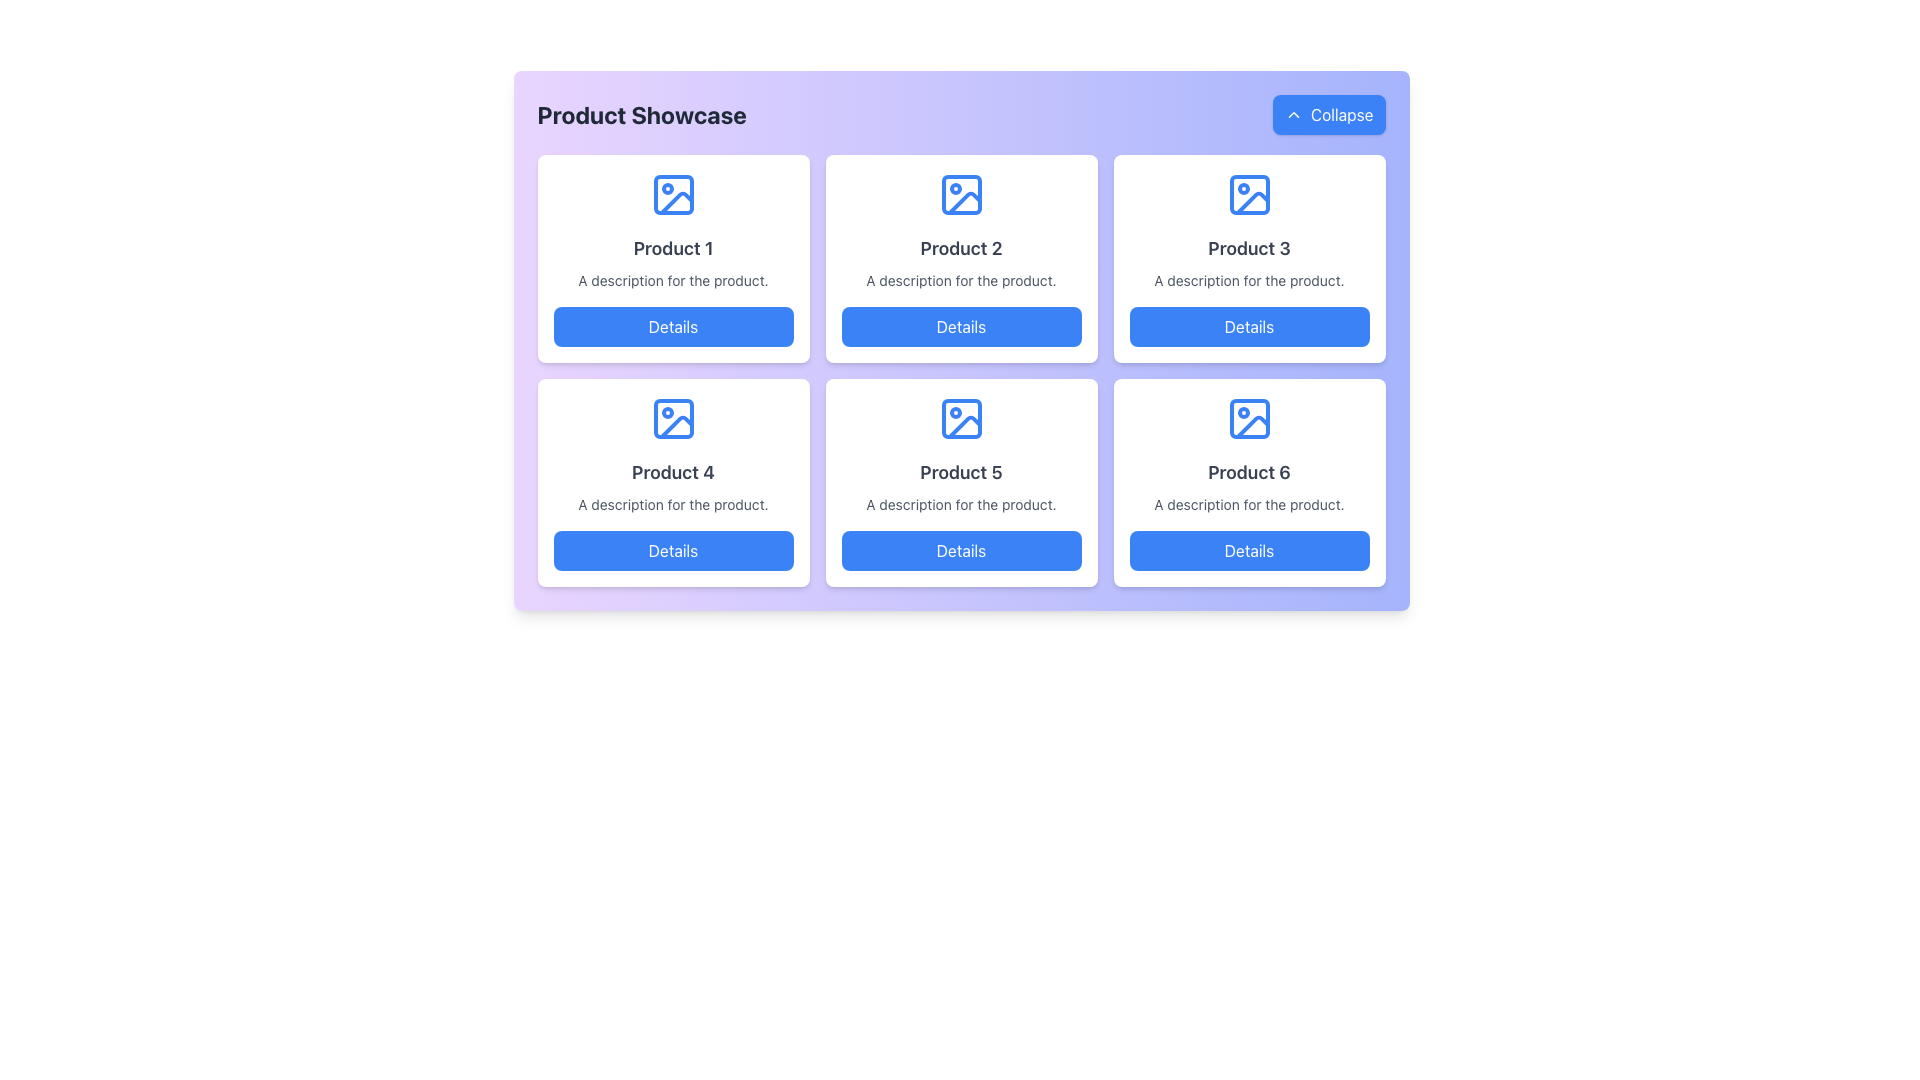 The height and width of the screenshot is (1080, 1920). I want to click on the graphical component representing the placeholder image icon in the 'Product 4' section, located in the second row, first column of the grid layout, so click(673, 418).